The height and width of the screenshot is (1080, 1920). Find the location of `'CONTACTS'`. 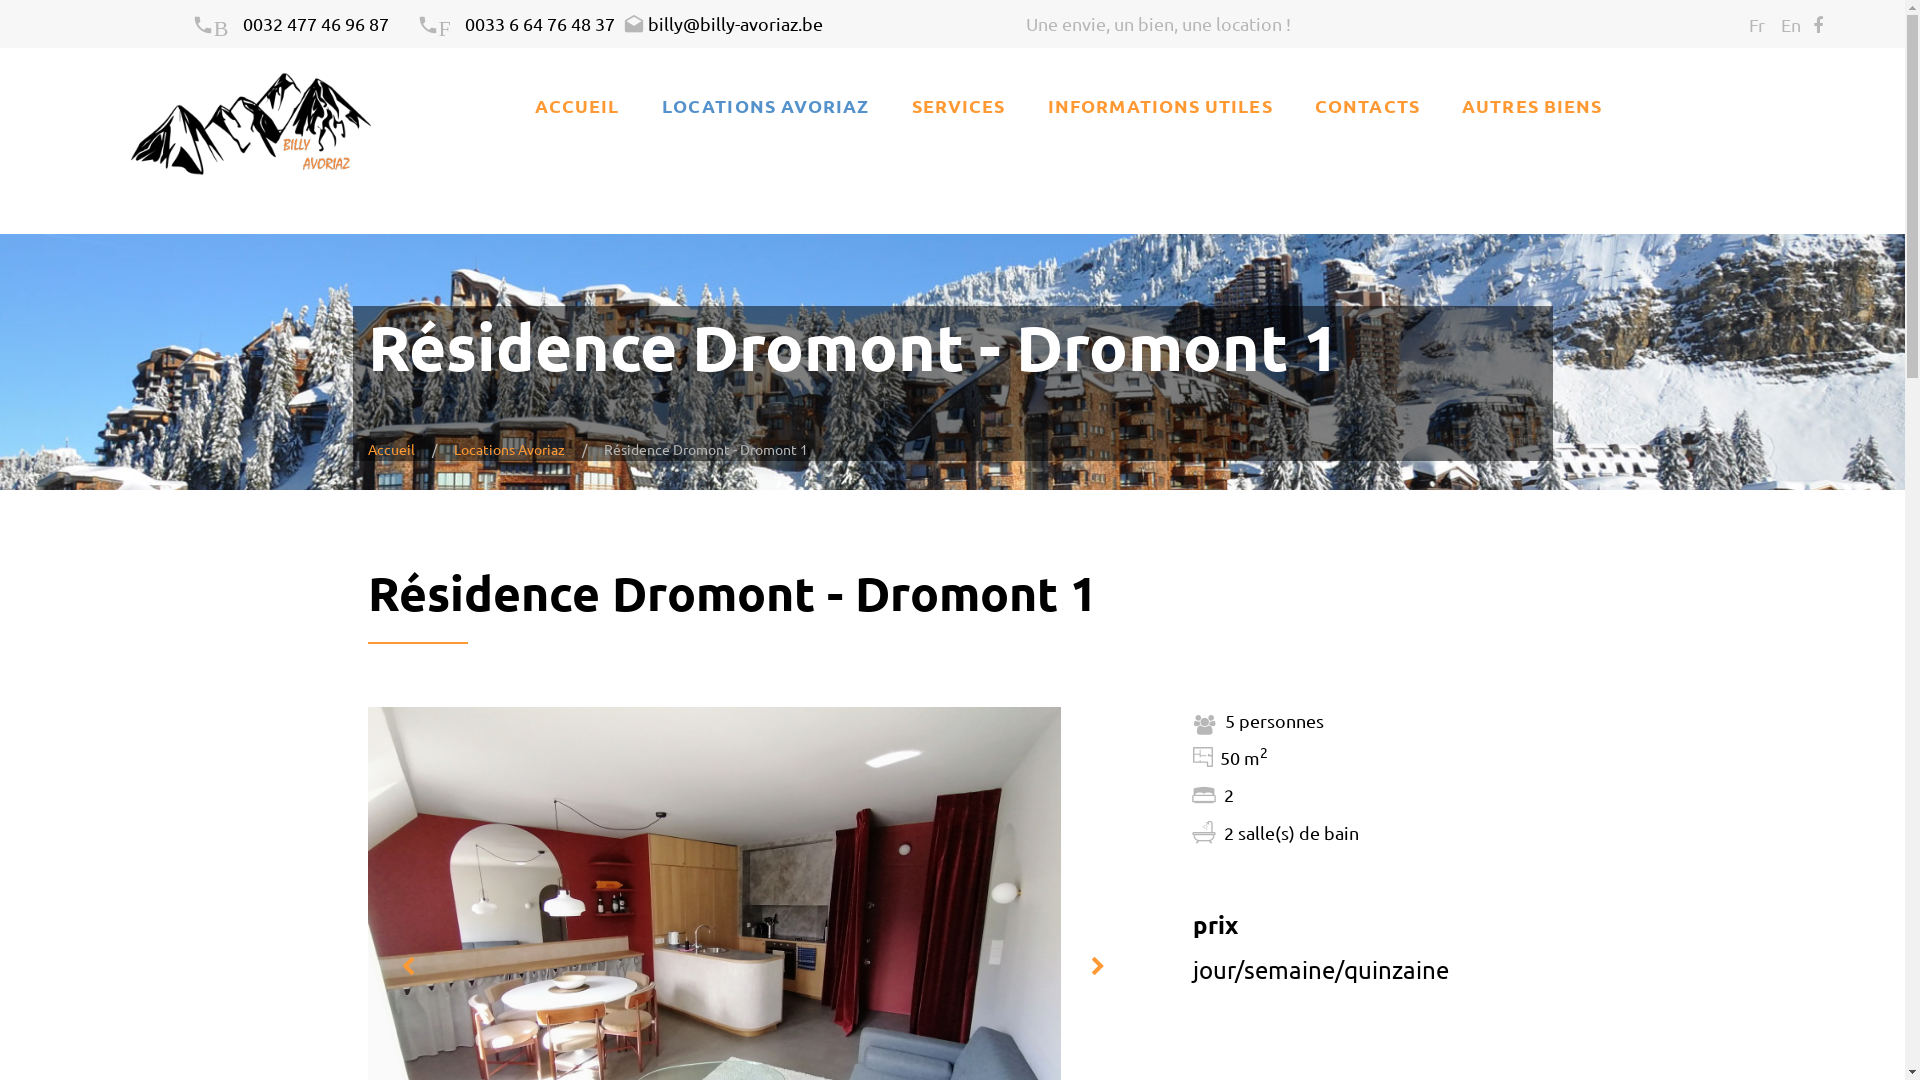

'CONTACTS' is located at coordinates (1366, 105).